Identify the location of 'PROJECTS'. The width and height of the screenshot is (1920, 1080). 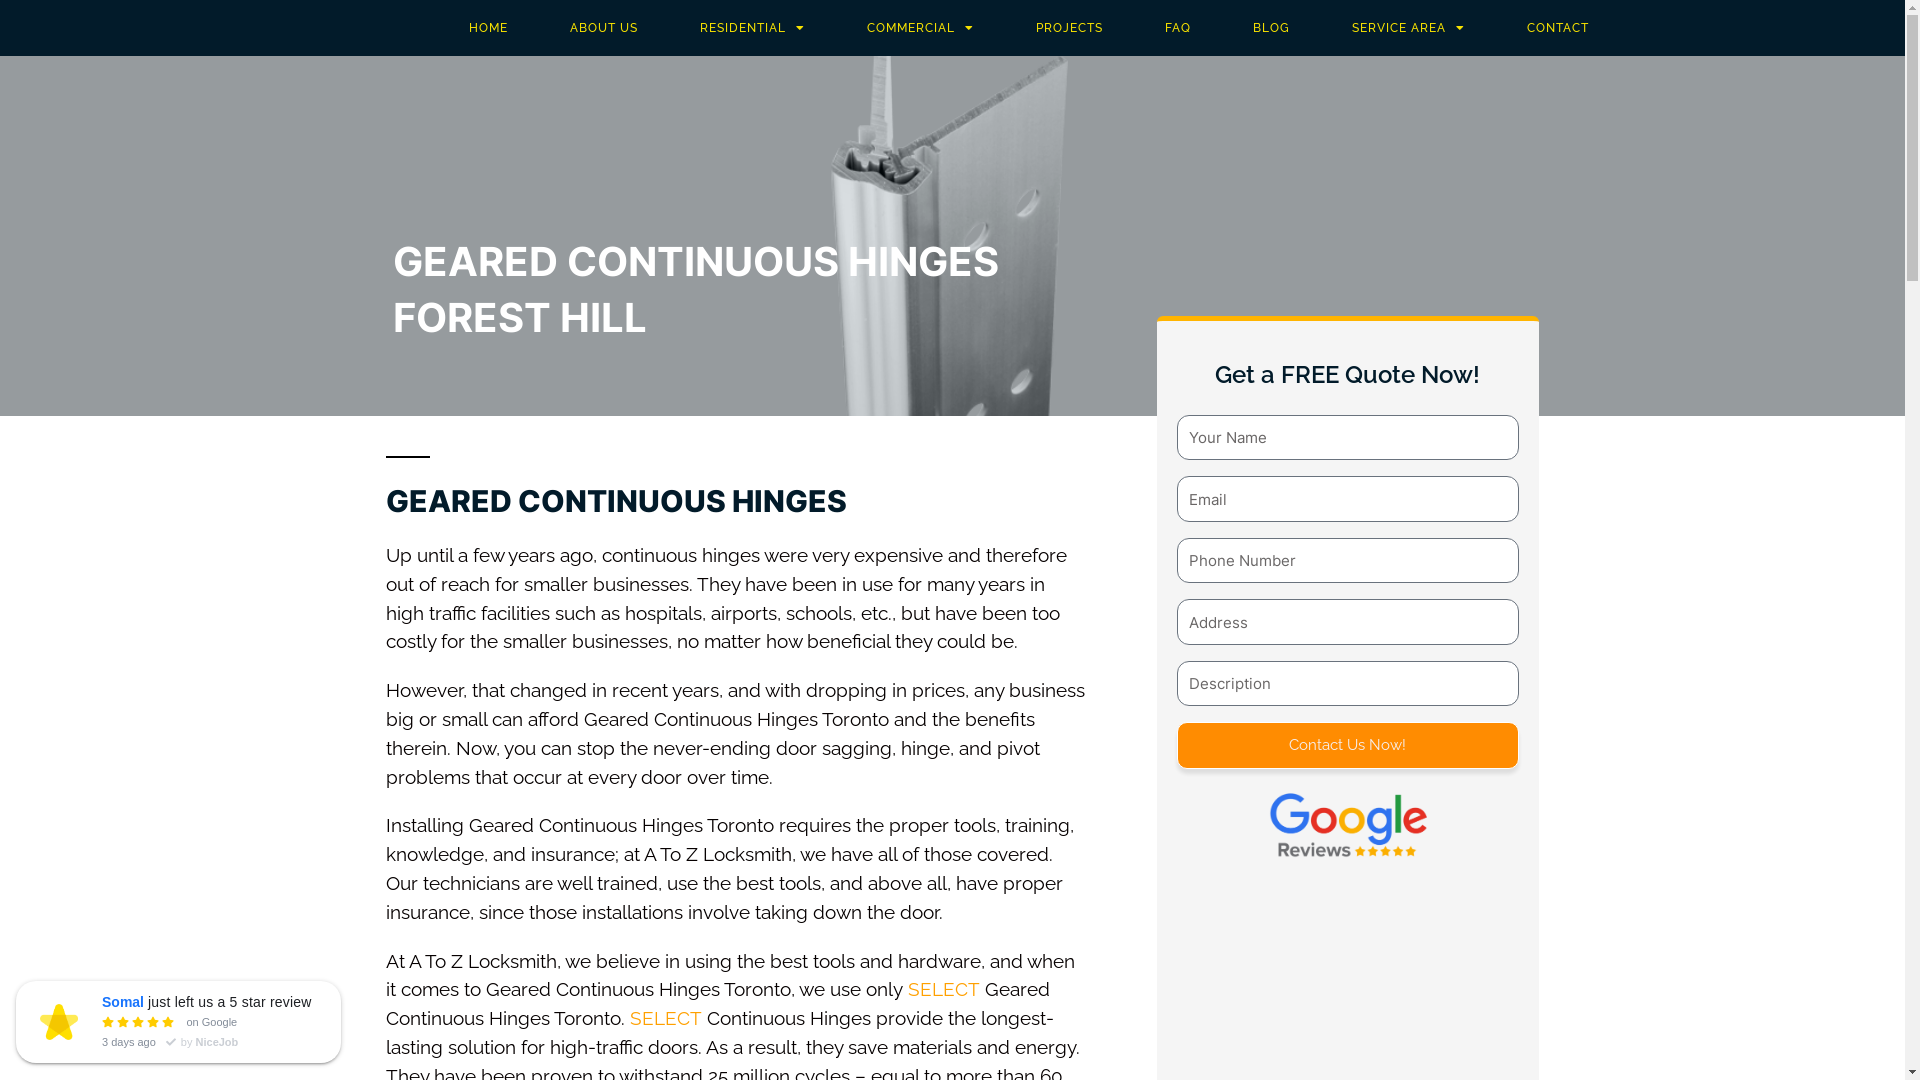
(1068, 27).